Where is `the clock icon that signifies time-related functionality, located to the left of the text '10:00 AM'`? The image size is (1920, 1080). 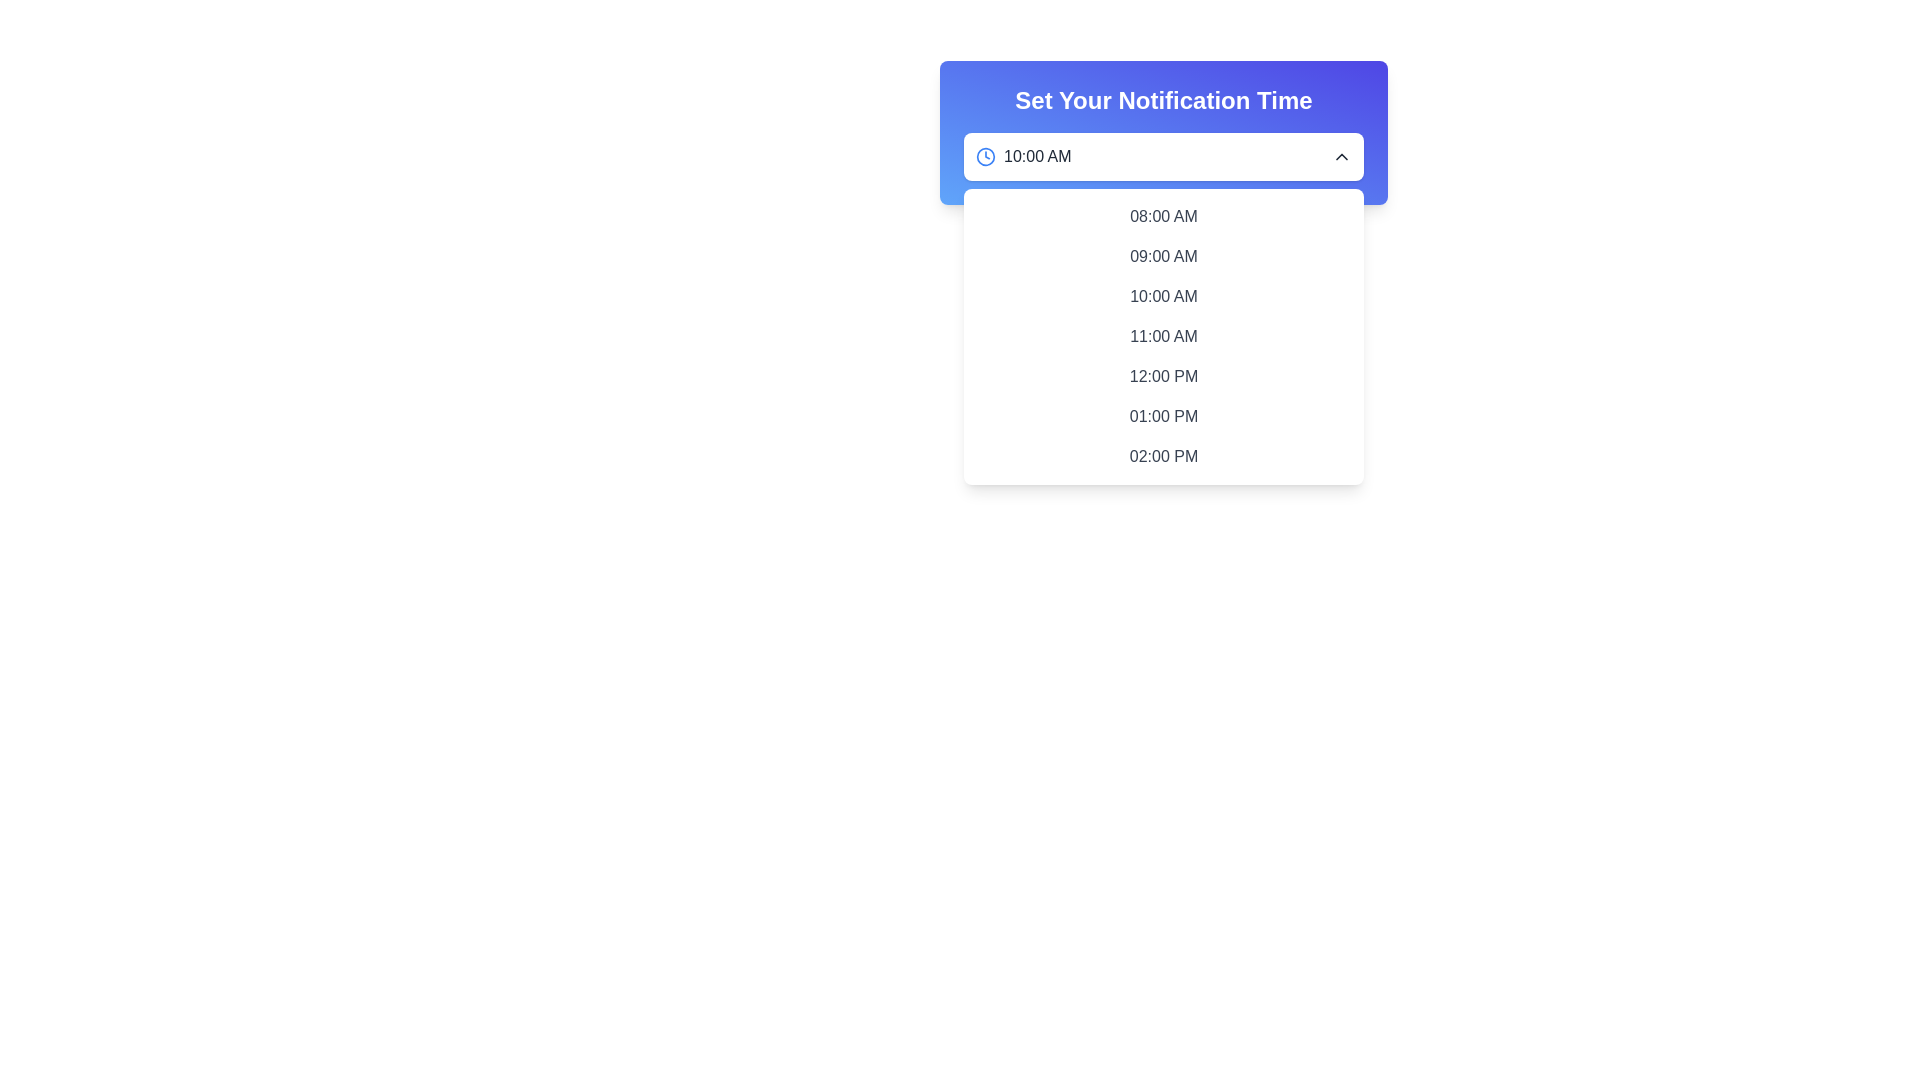
the clock icon that signifies time-related functionality, located to the left of the text '10:00 AM' is located at coordinates (985, 156).